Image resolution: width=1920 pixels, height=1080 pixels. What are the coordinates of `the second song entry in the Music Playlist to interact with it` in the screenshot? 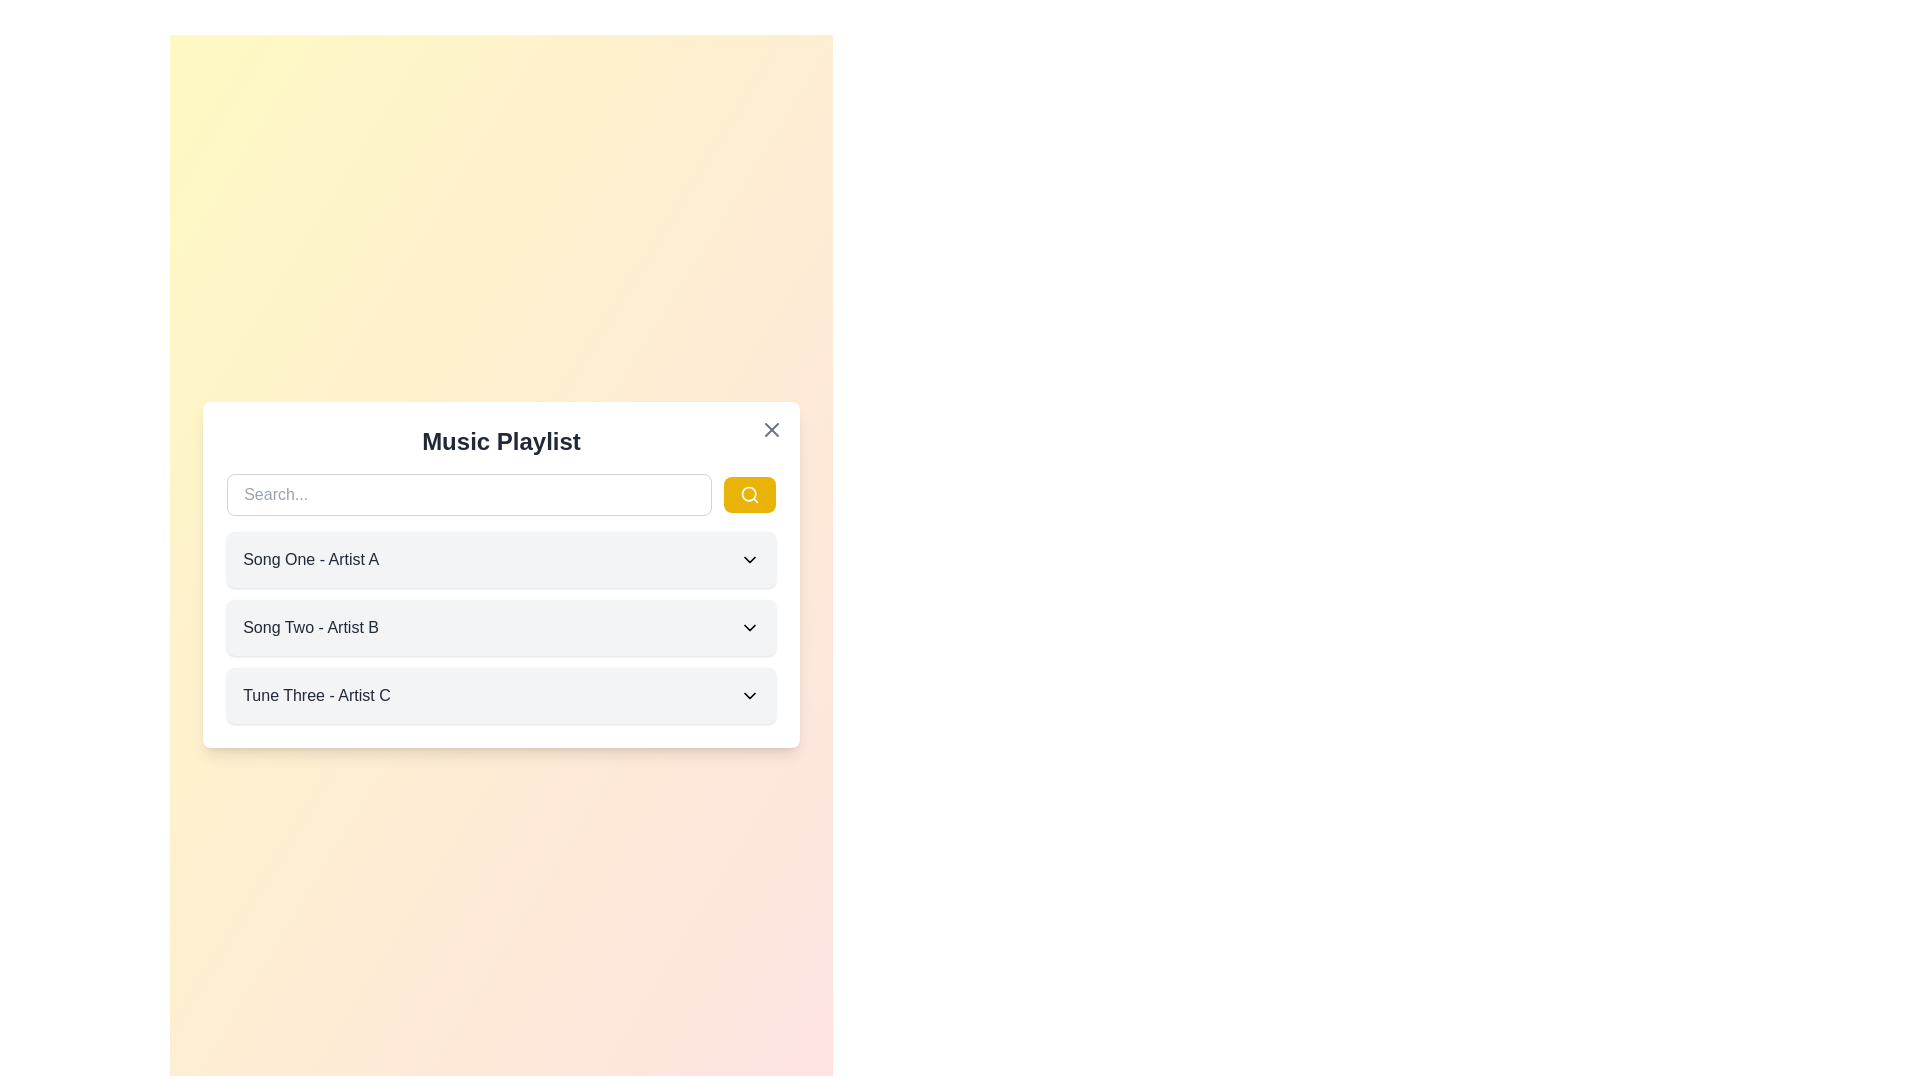 It's located at (501, 627).